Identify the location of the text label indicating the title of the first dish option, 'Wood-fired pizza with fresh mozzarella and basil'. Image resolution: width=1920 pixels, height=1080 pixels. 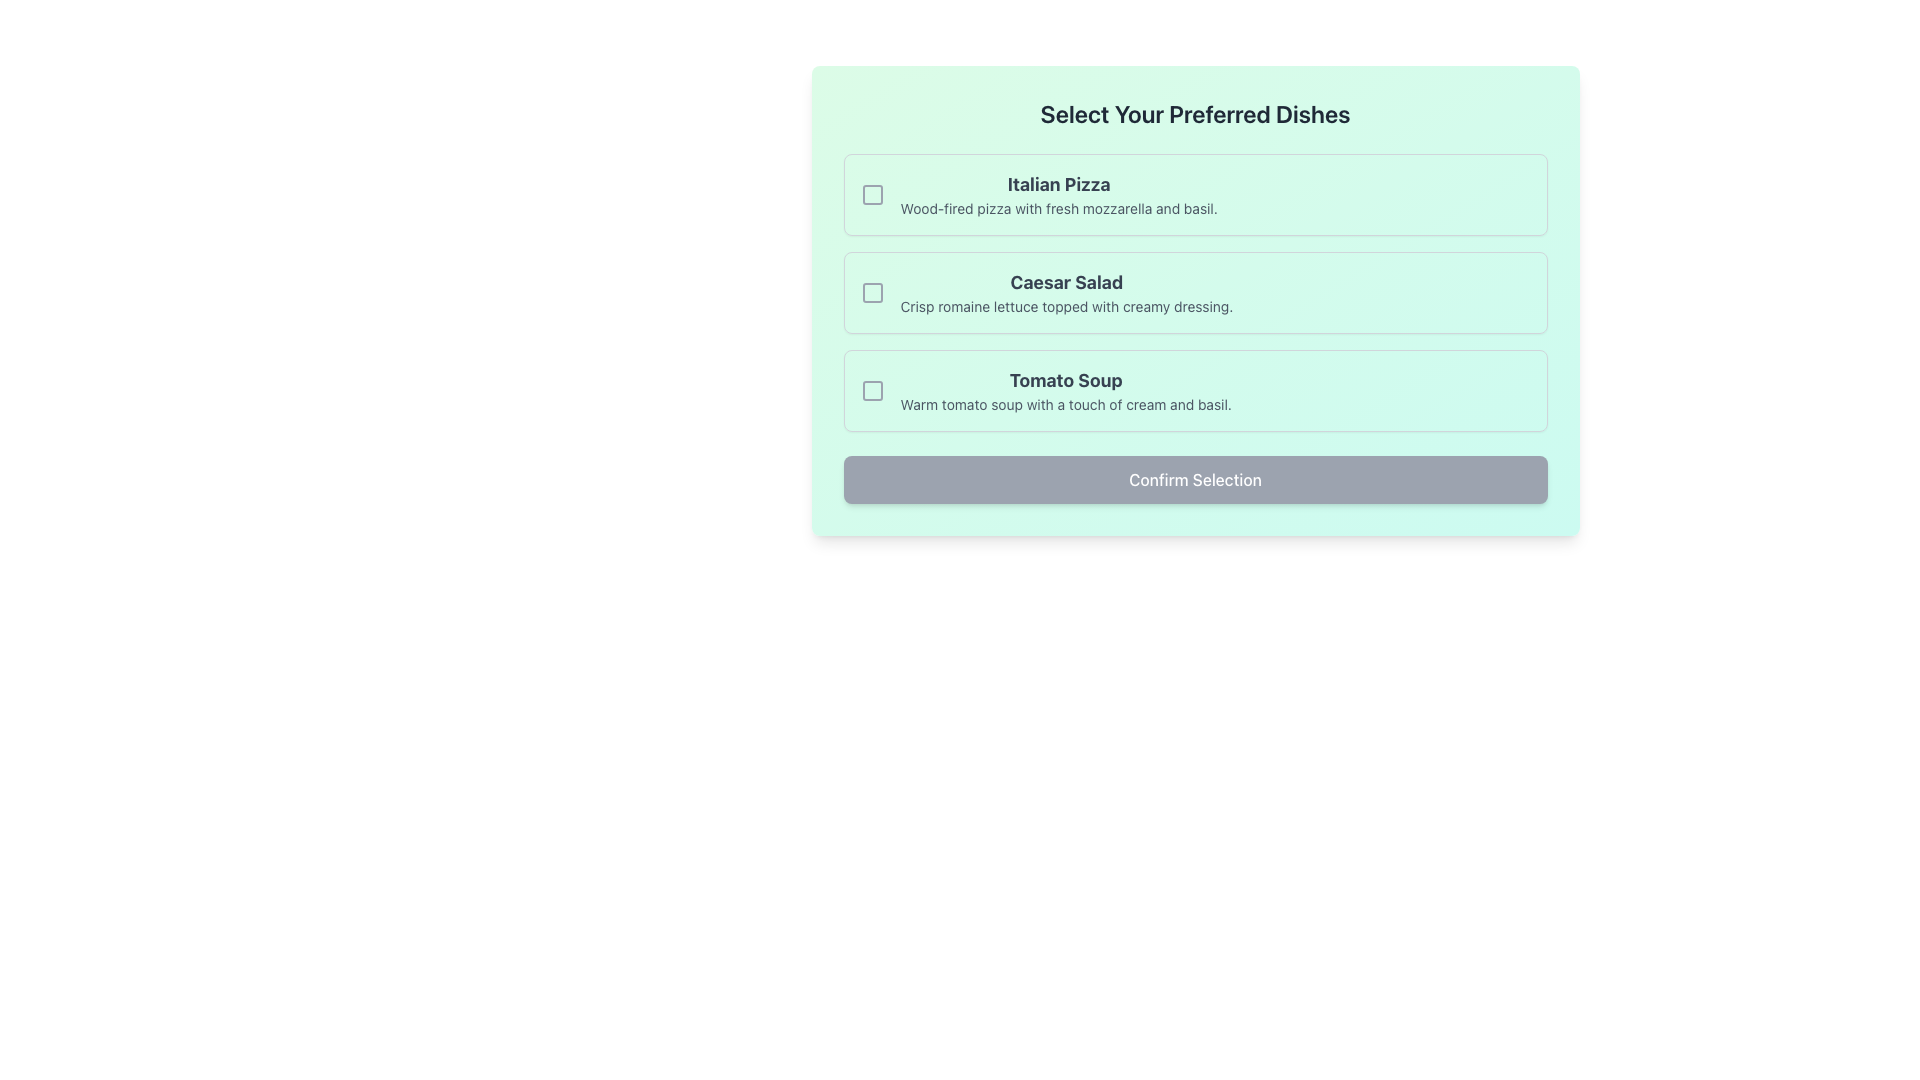
(1058, 185).